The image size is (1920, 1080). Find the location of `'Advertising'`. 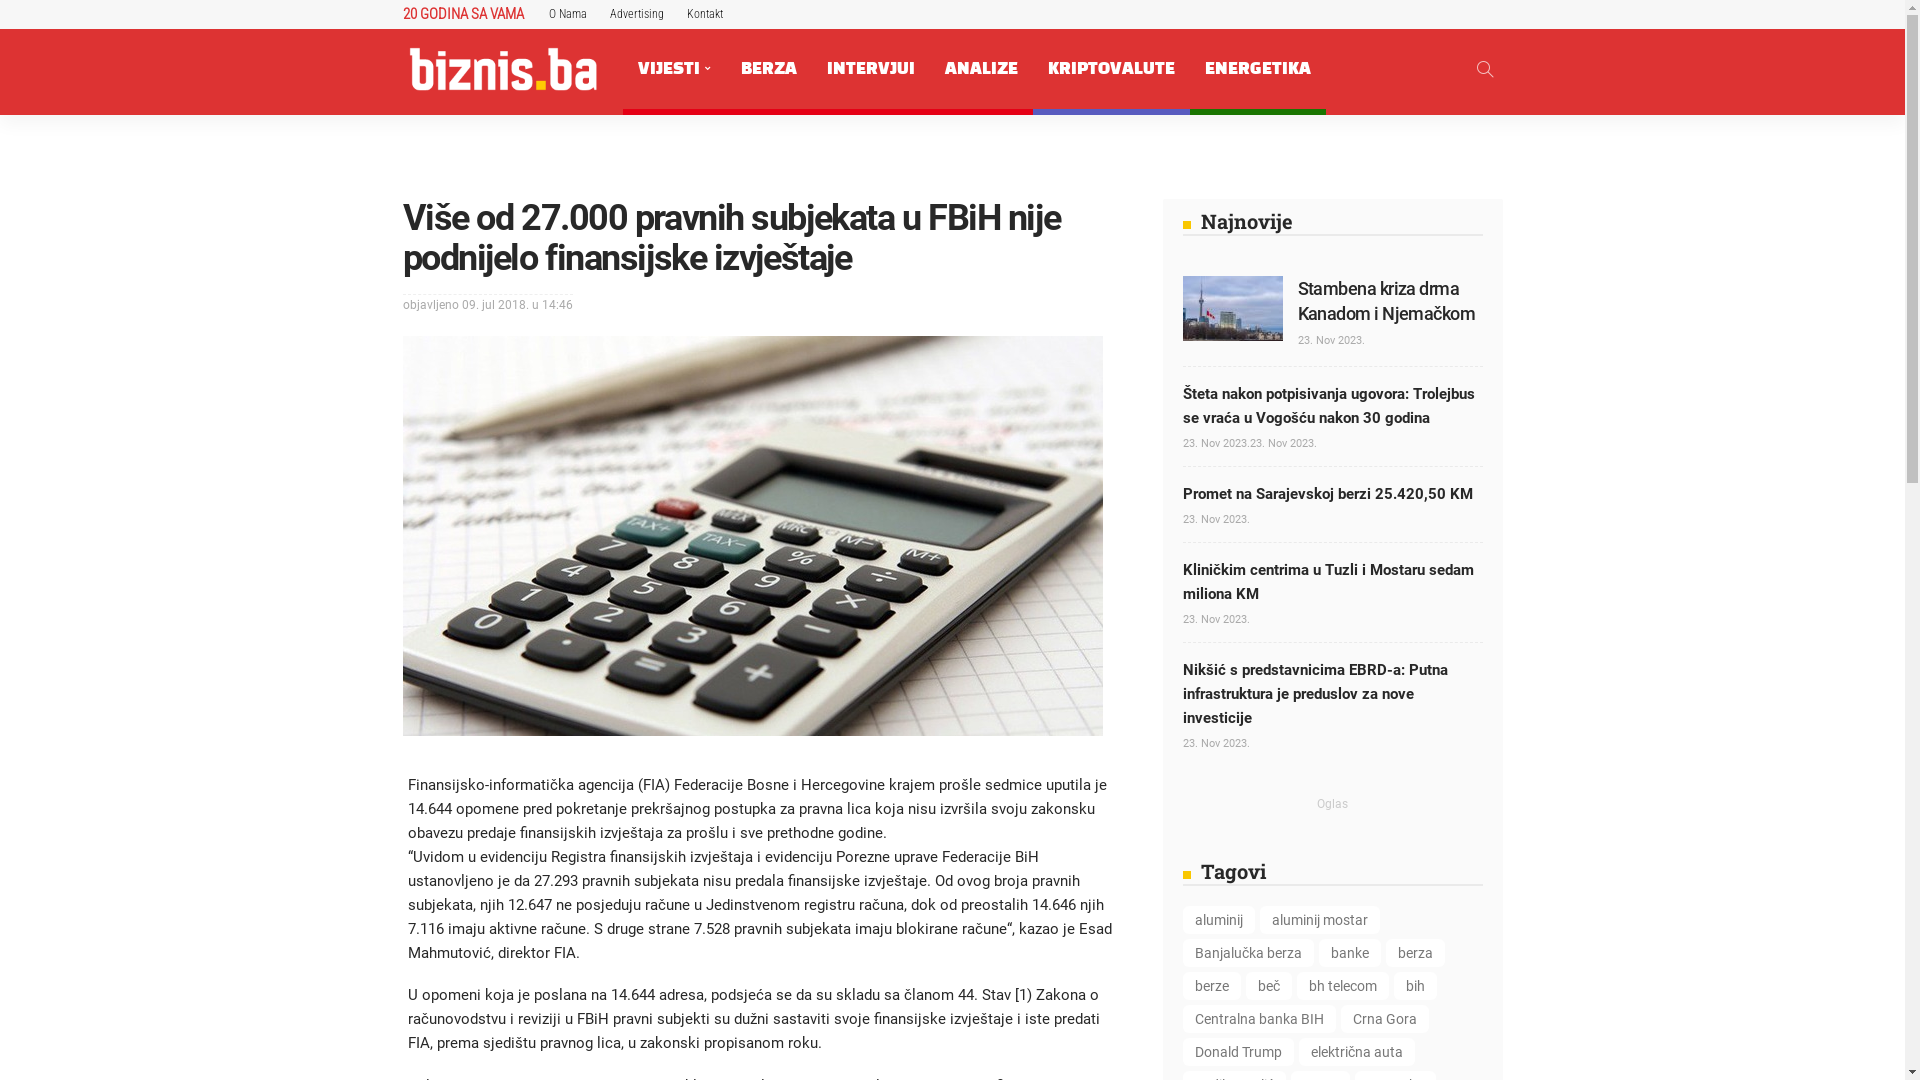

'Advertising' is located at coordinates (636, 14).